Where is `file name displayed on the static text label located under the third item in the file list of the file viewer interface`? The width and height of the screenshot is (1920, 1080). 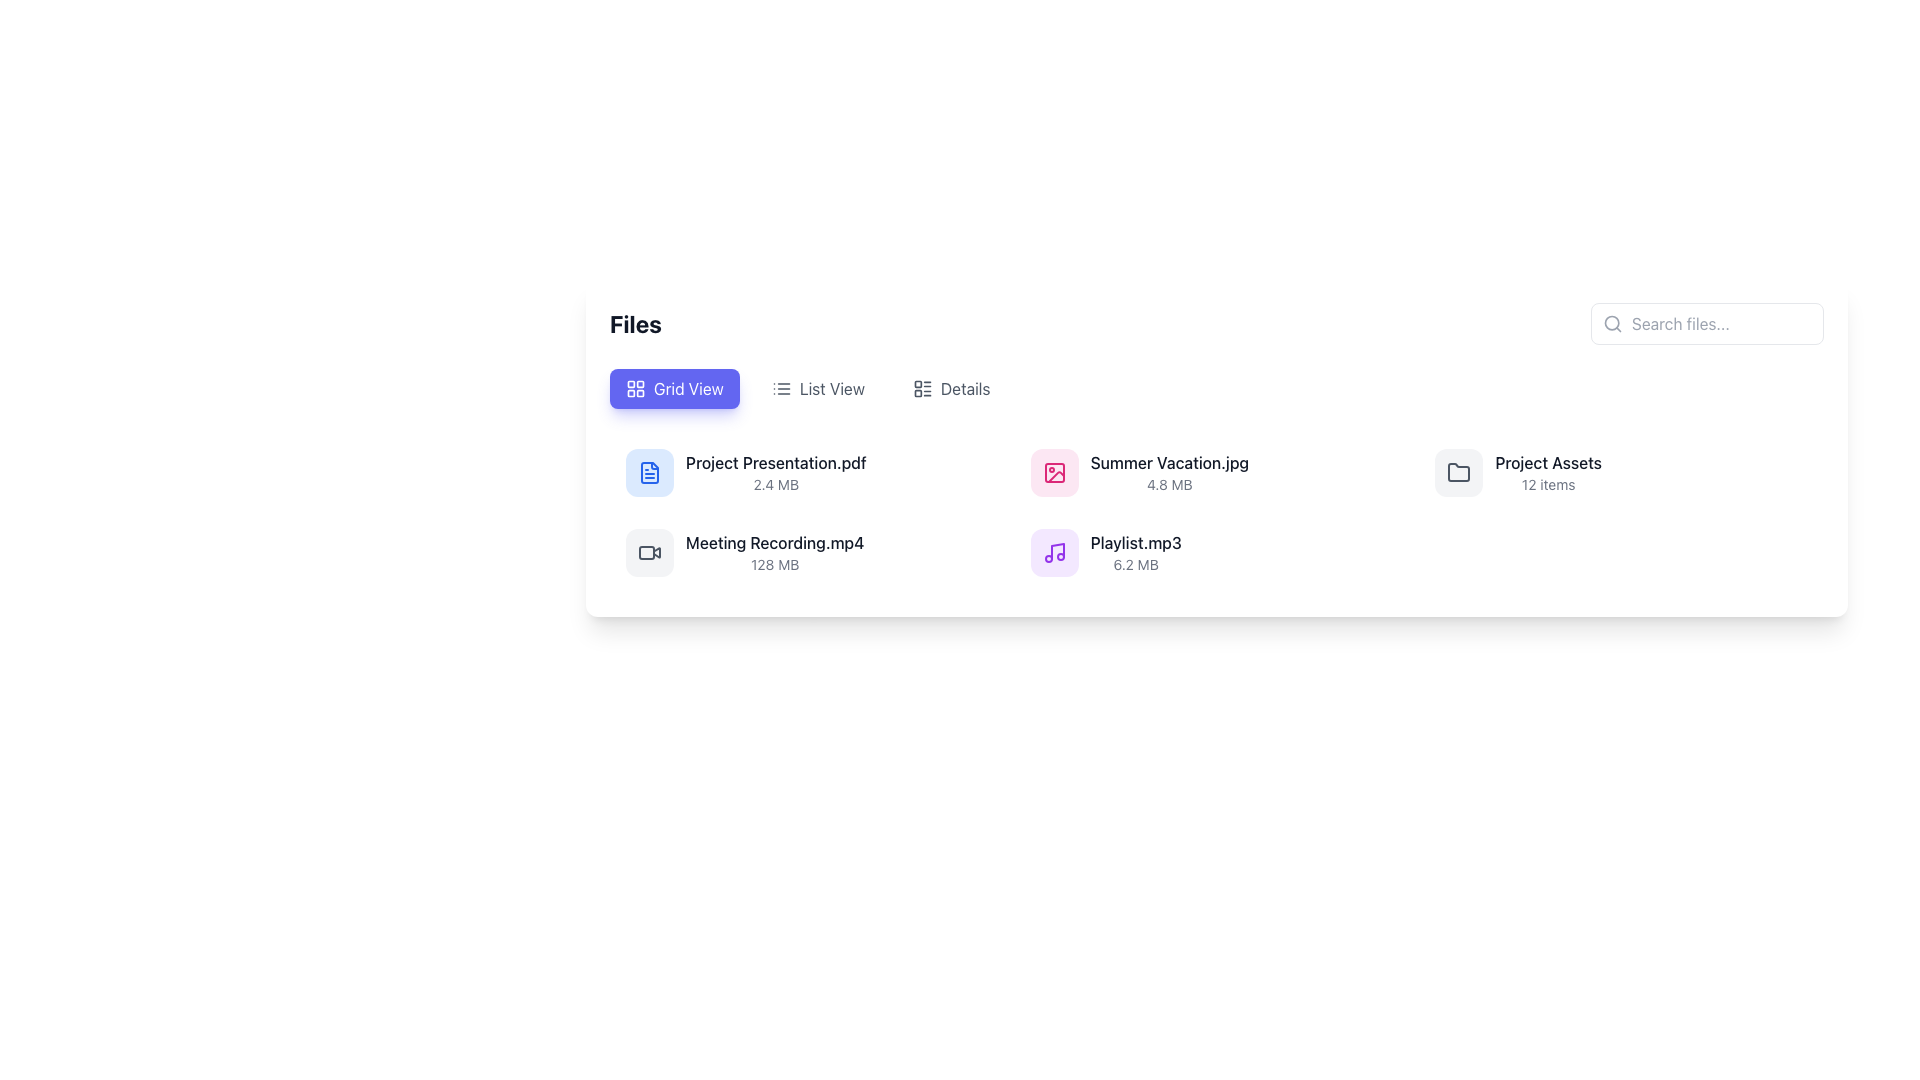
file name displayed on the static text label located under the third item in the file list of the file viewer interface is located at coordinates (1169, 462).